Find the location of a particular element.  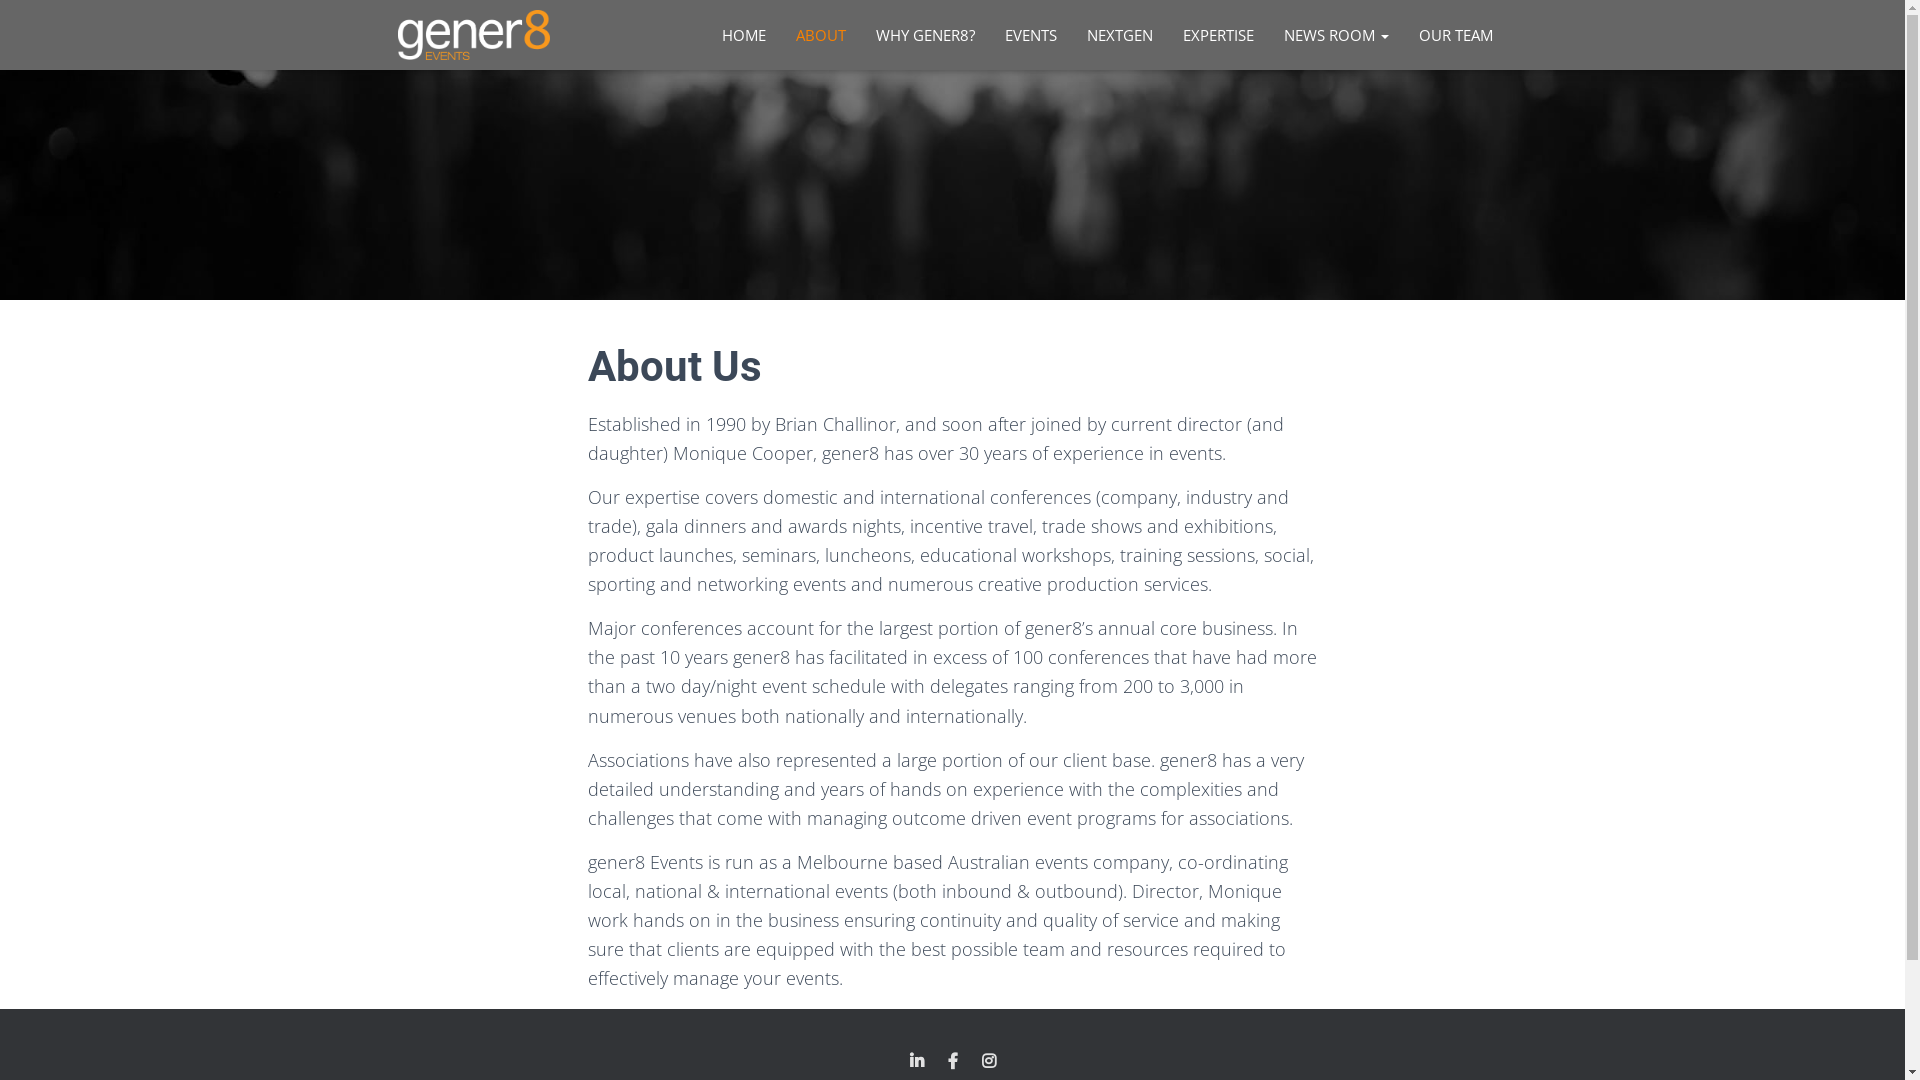

'NEXTGEN' is located at coordinates (1118, 34).